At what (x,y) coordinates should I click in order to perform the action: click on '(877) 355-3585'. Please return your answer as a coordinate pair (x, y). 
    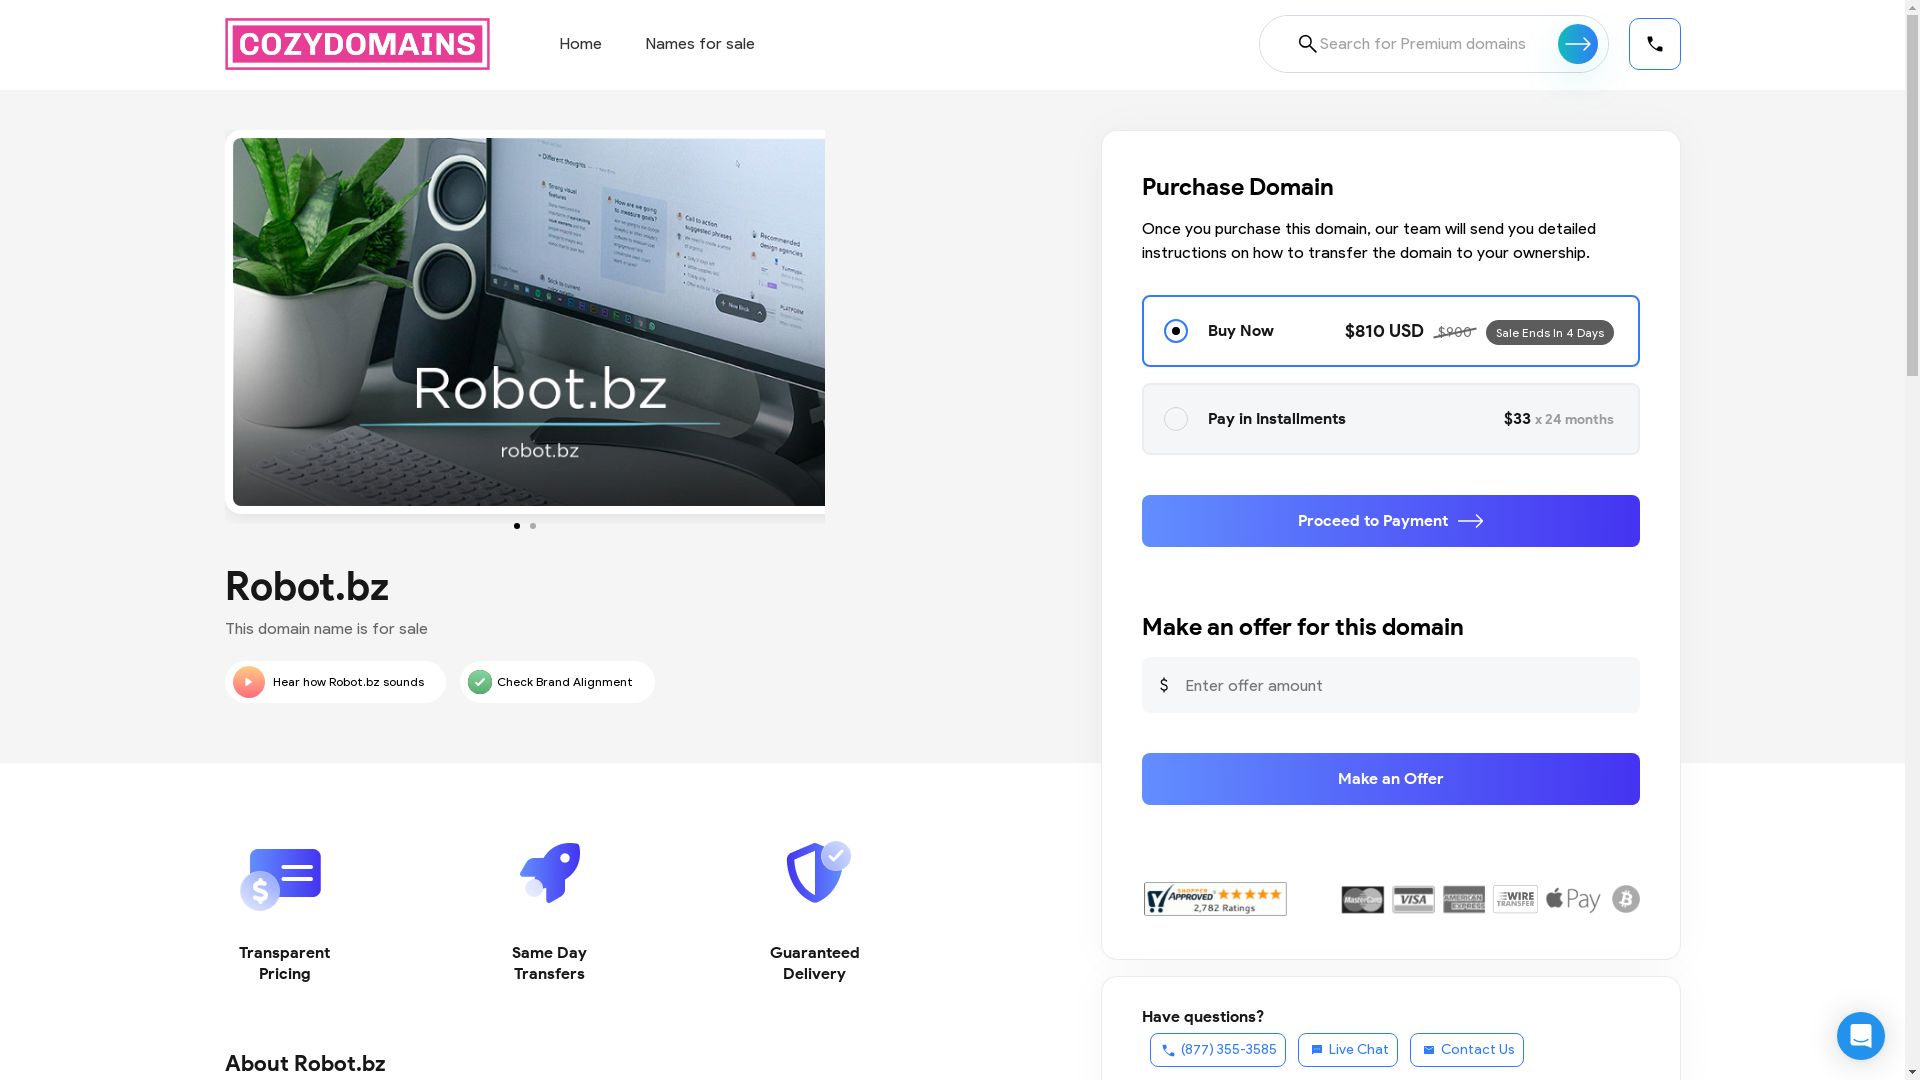
    Looking at the image, I should click on (1217, 1048).